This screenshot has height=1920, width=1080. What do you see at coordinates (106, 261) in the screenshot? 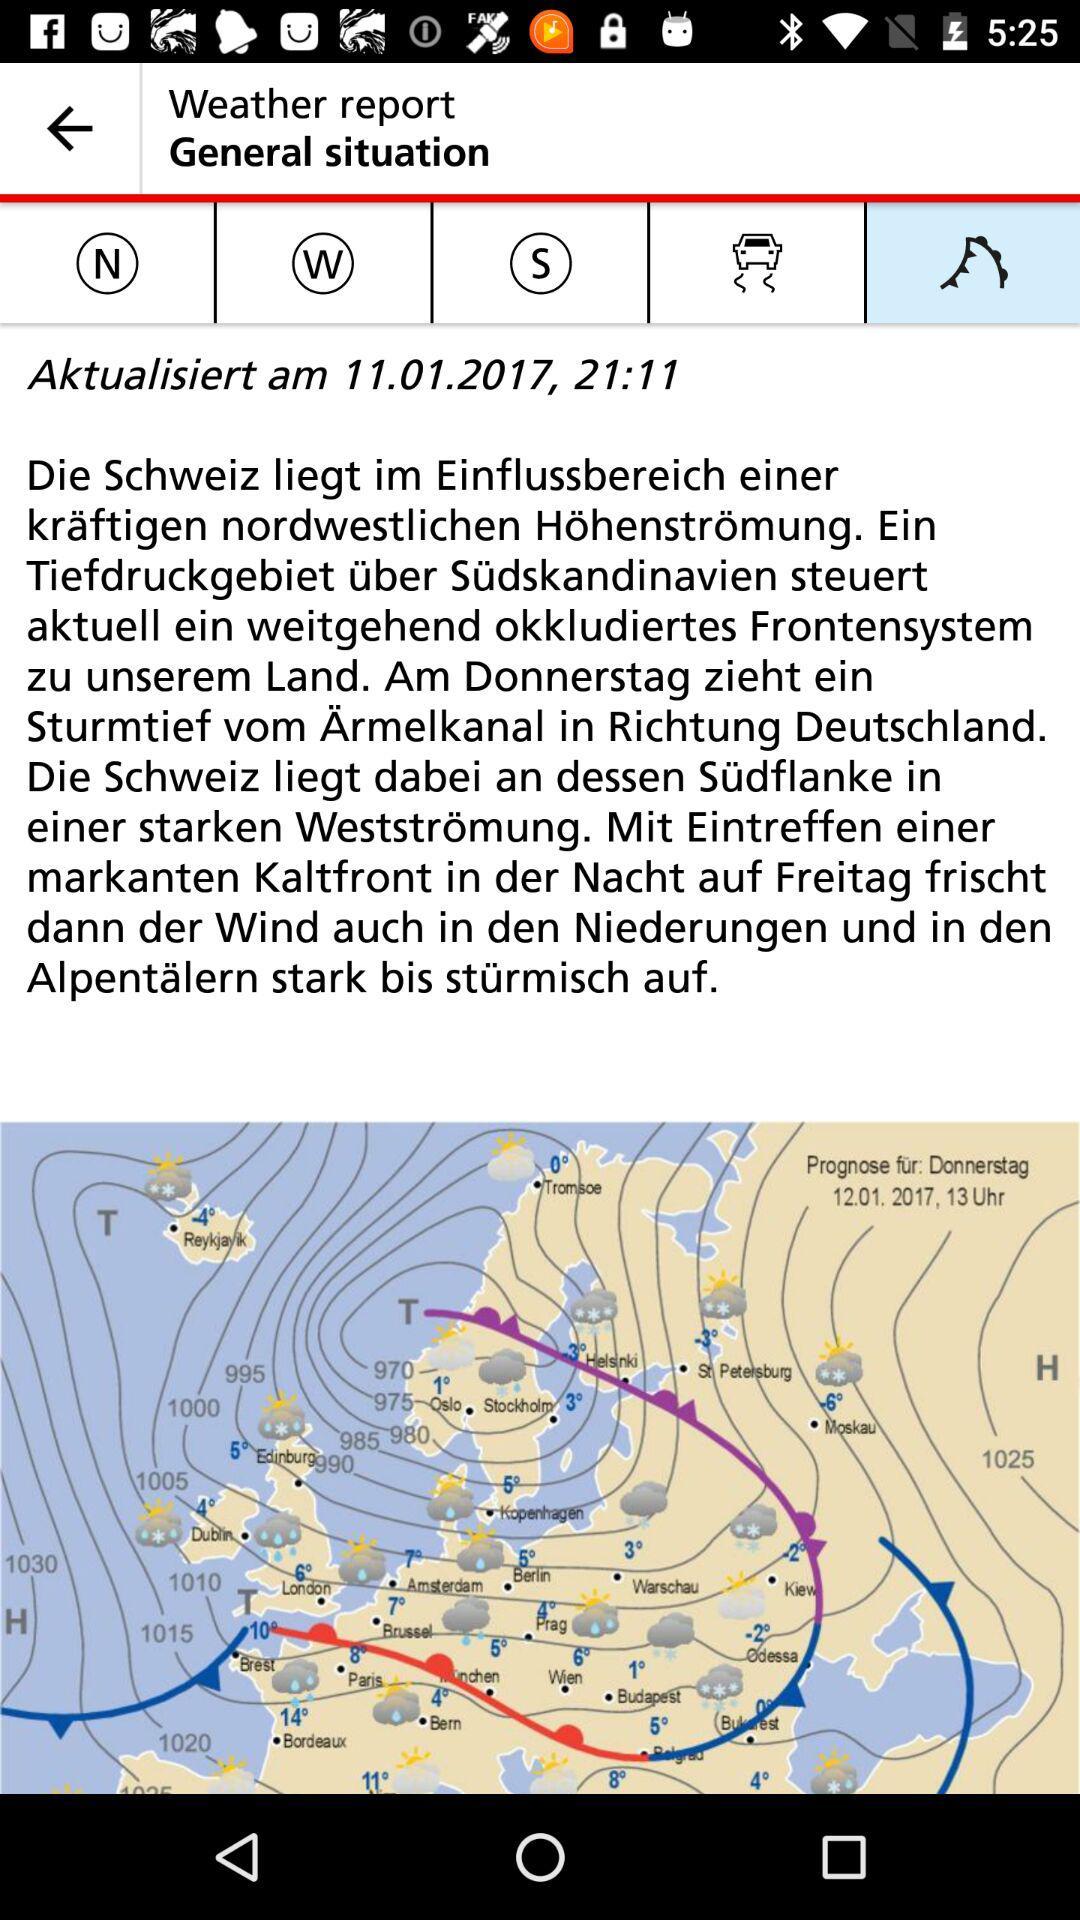
I see `the item above the aktualisiert am 11 item` at bounding box center [106, 261].